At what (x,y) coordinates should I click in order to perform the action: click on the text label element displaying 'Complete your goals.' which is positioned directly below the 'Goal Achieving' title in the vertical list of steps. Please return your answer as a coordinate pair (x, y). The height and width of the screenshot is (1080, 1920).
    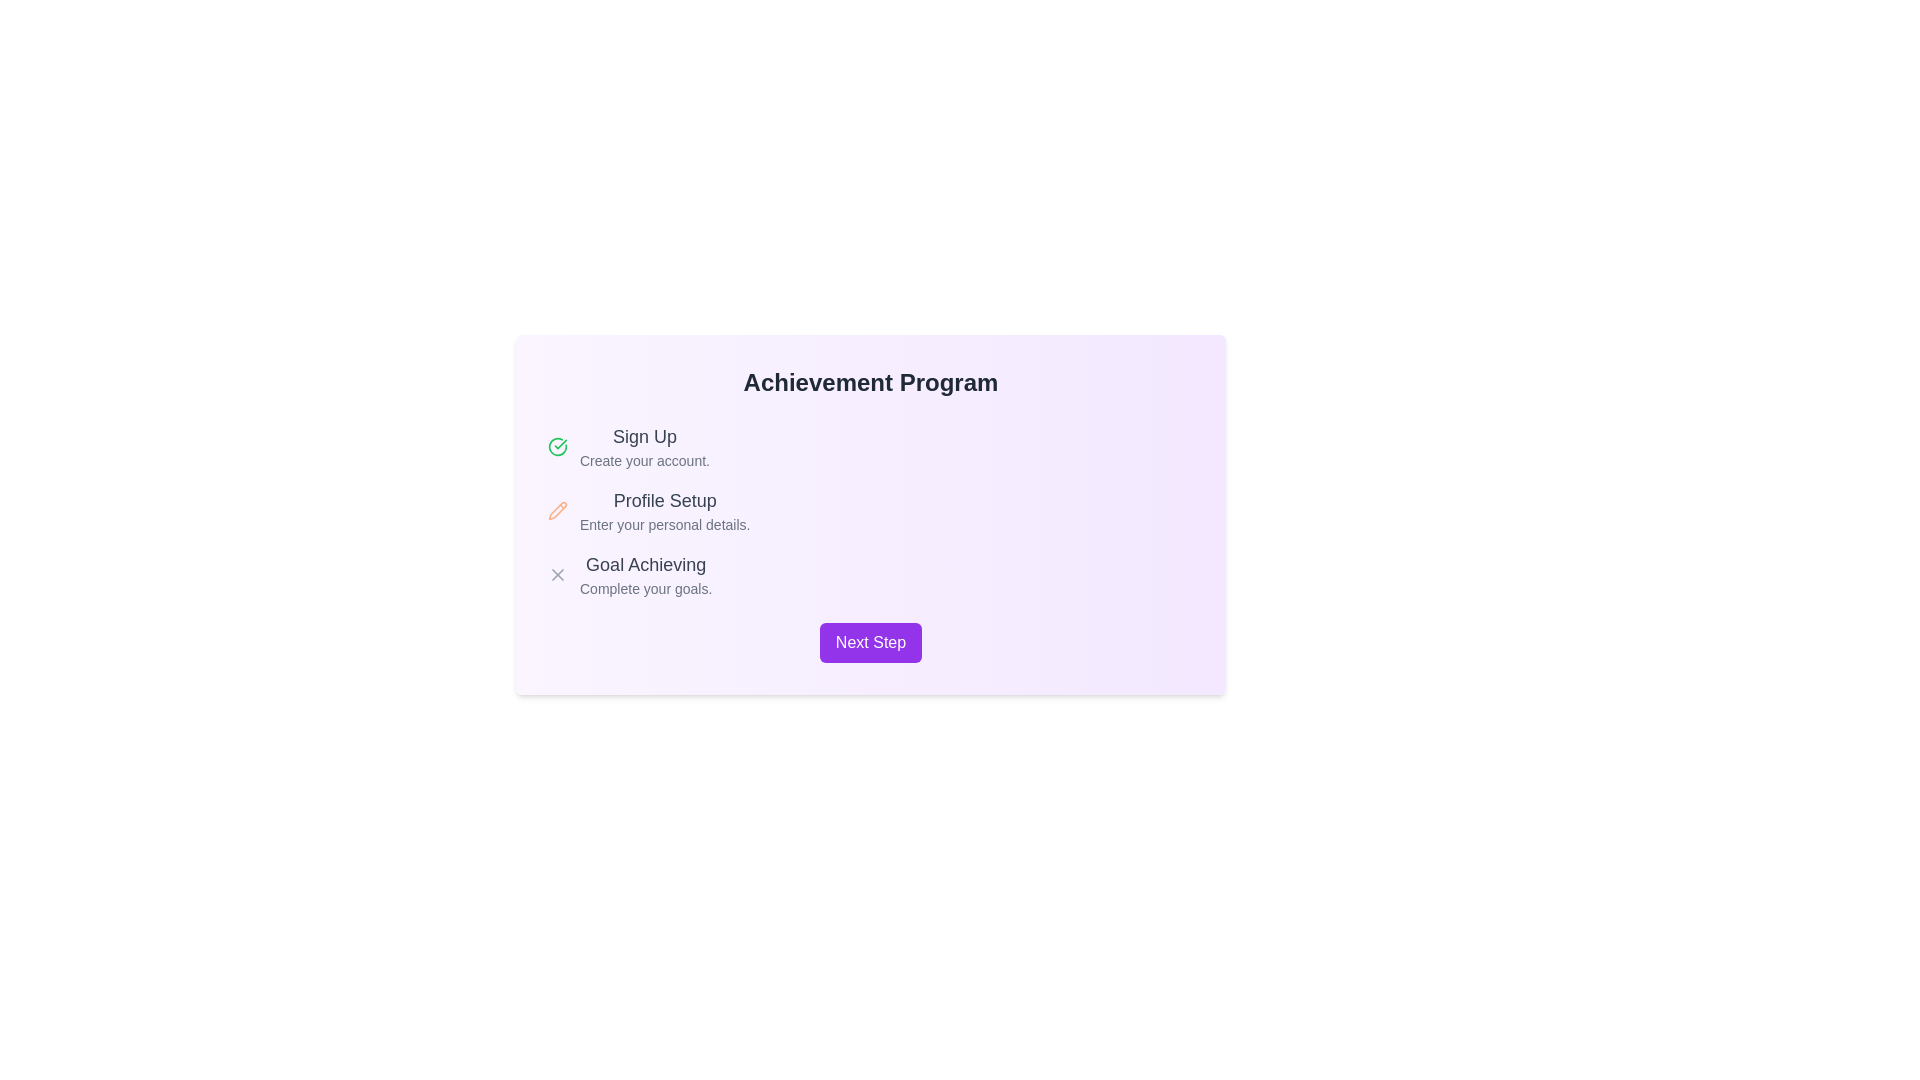
    Looking at the image, I should click on (646, 588).